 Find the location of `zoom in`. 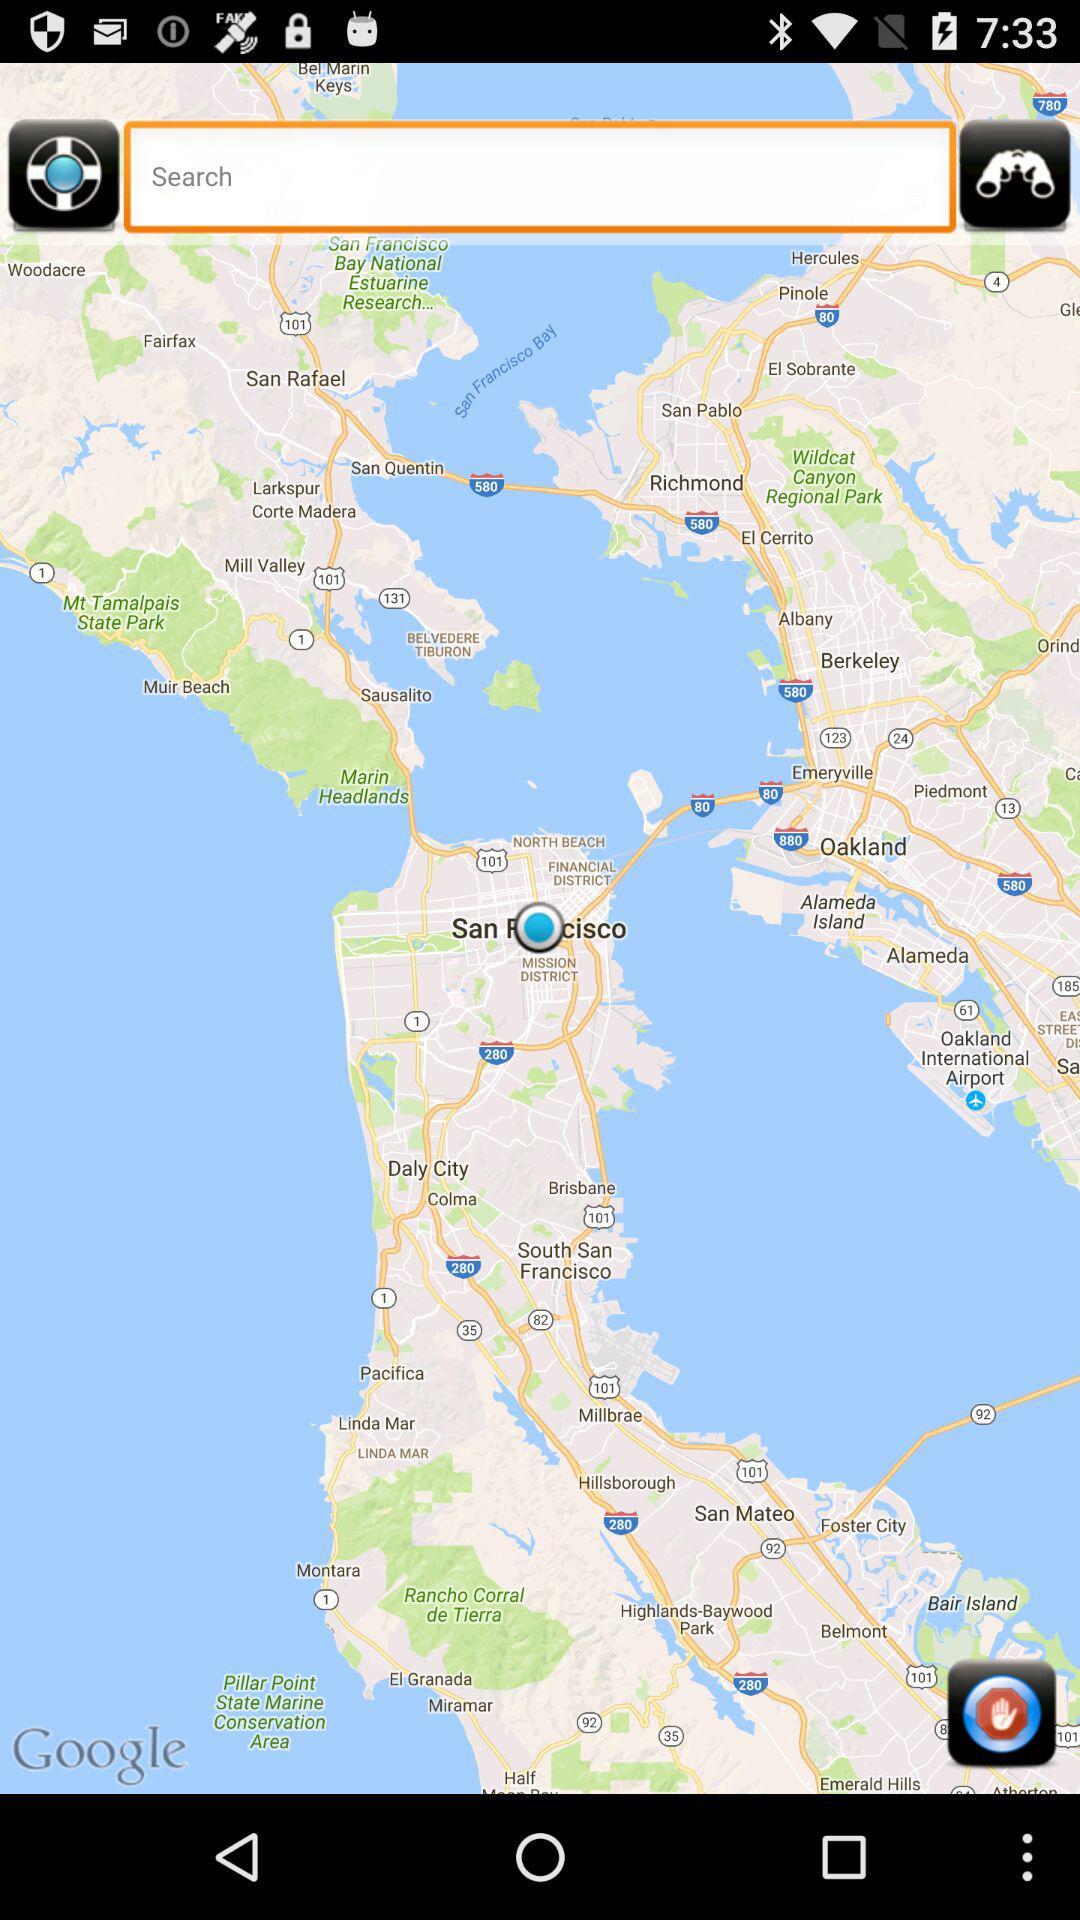

zoom in is located at coordinates (1015, 182).